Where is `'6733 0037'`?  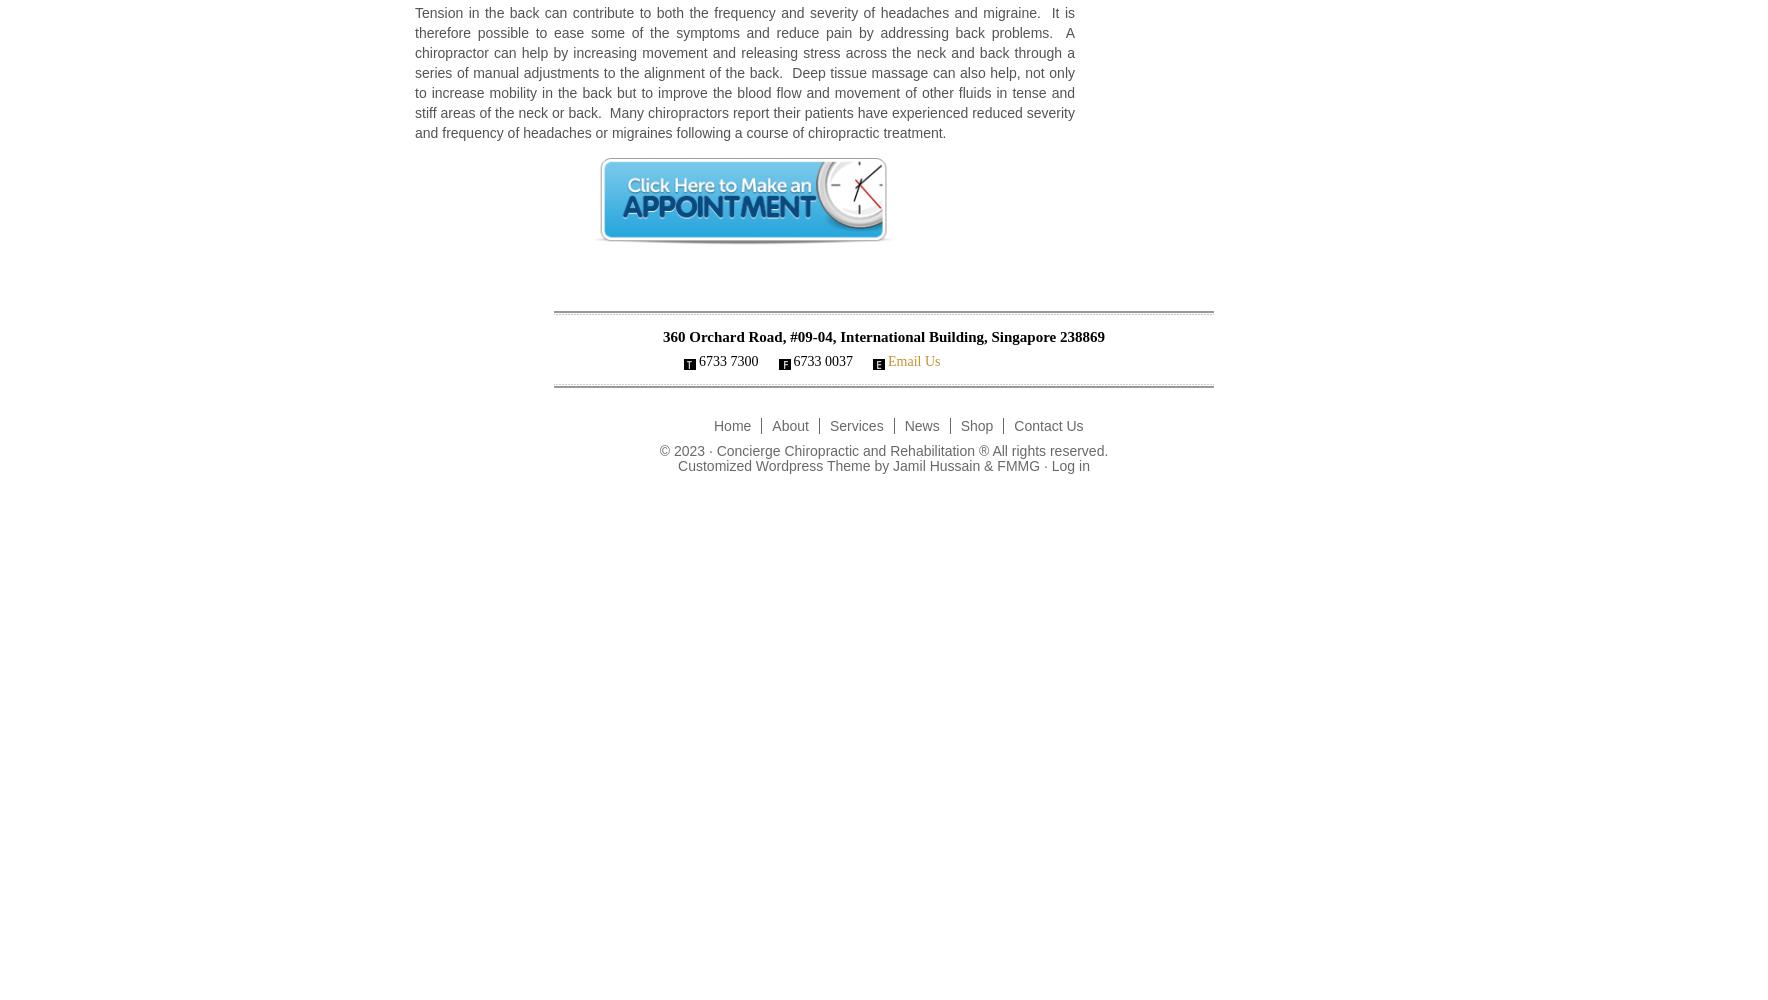 '6733 0037' is located at coordinates (823, 360).